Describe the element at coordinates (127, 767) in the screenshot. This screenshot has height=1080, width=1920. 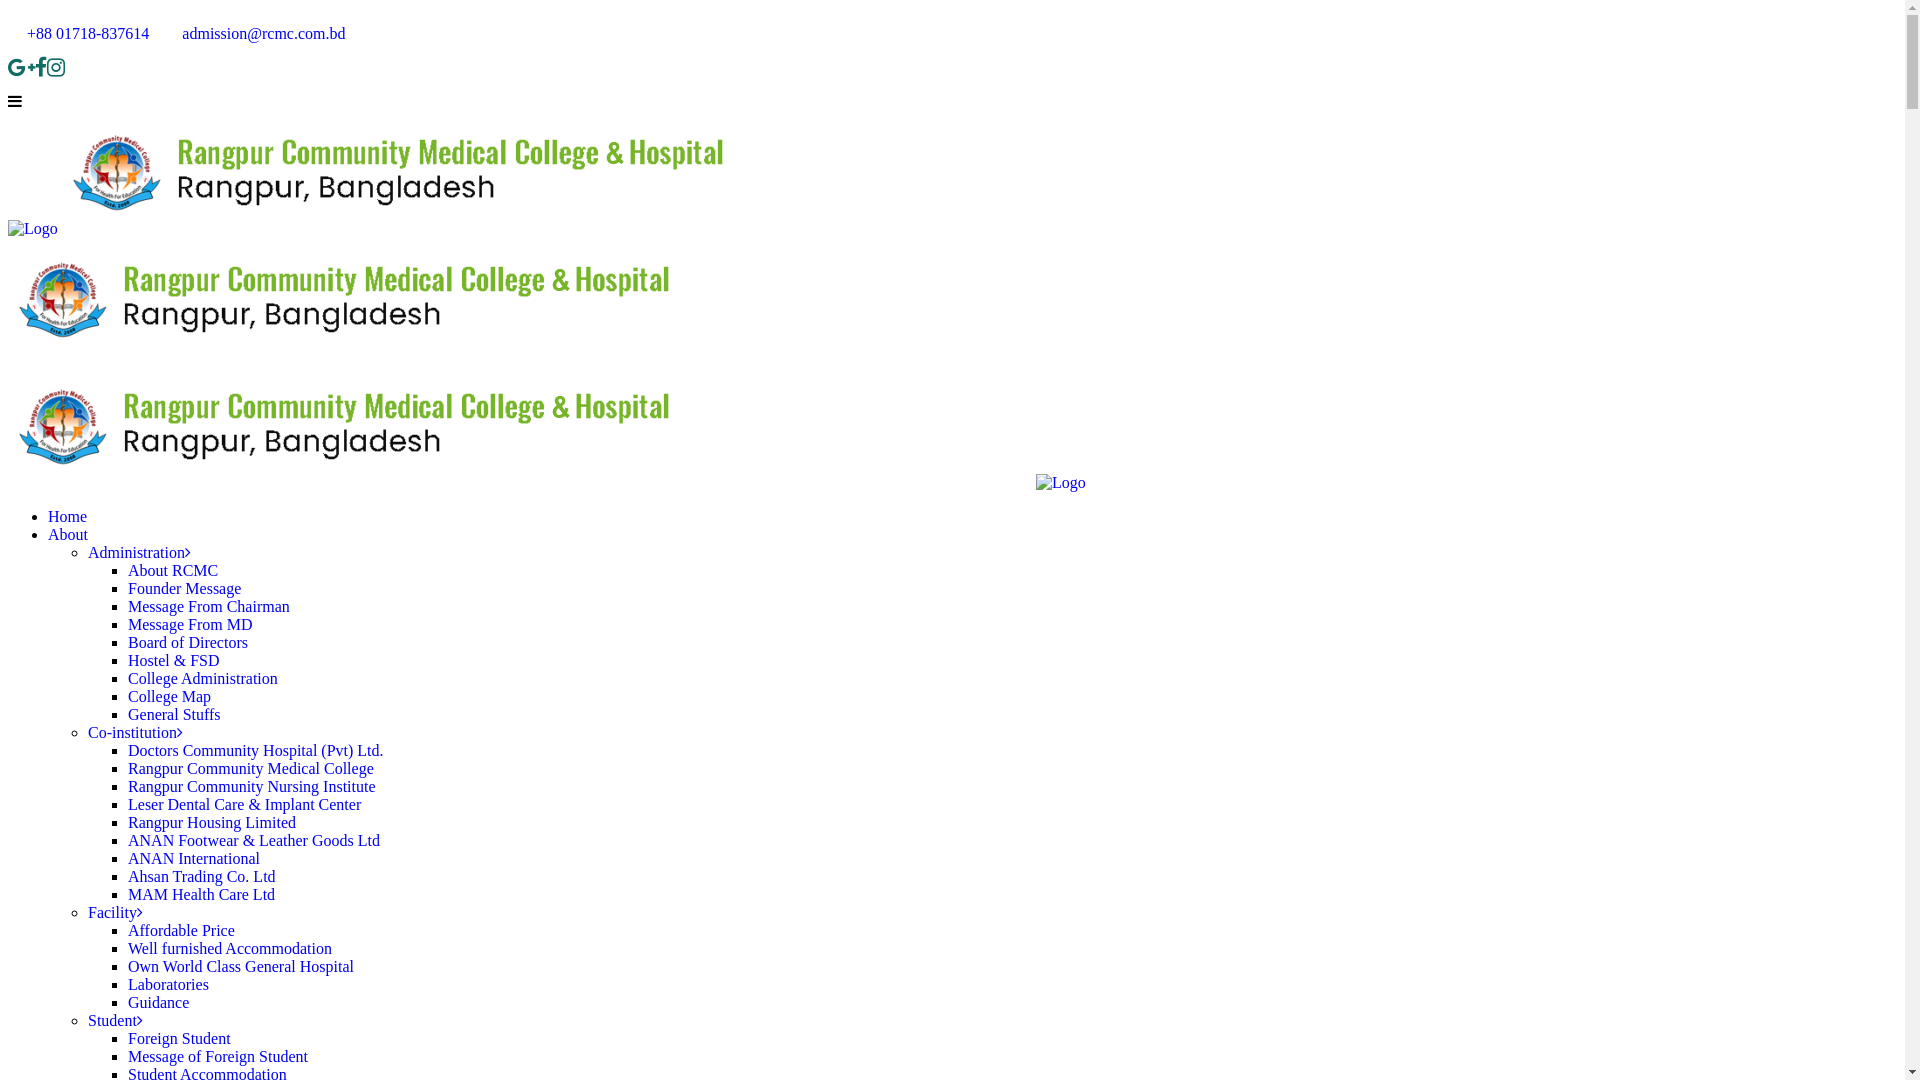
I see `'Rangpur Community Medical College'` at that location.